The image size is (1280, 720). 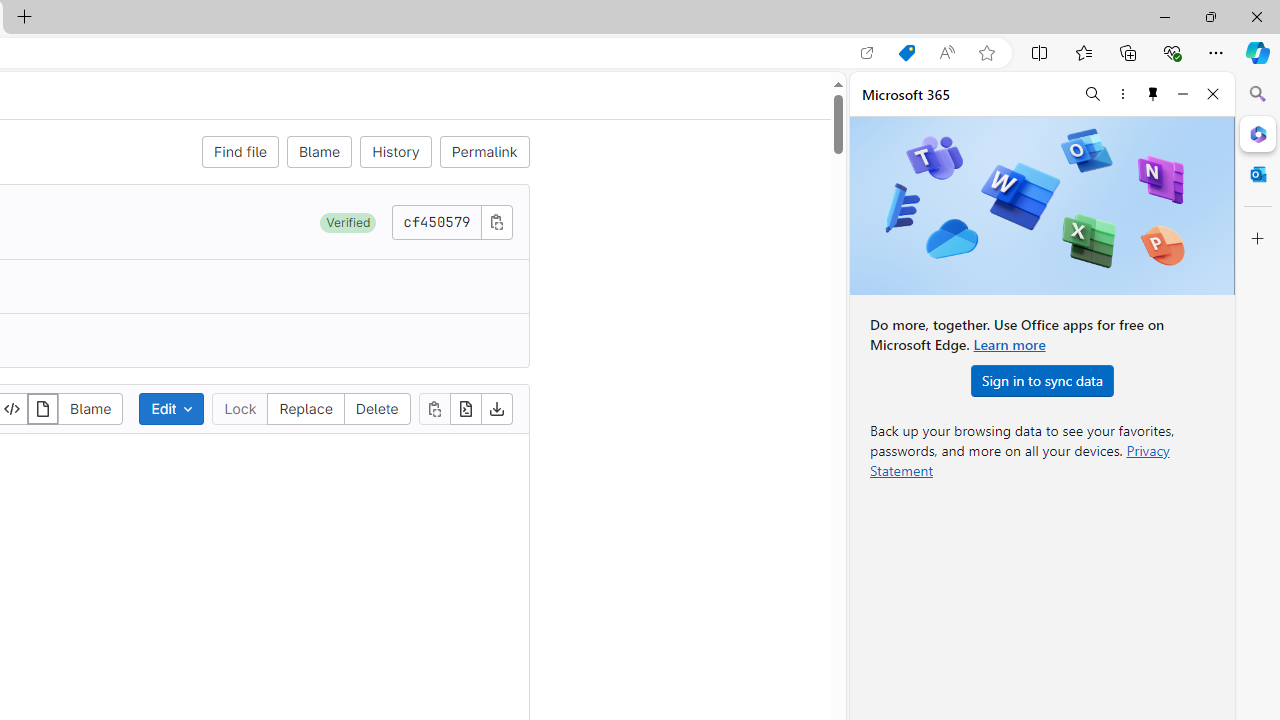 What do you see at coordinates (464, 407) in the screenshot?
I see `'Open raw'` at bounding box center [464, 407].